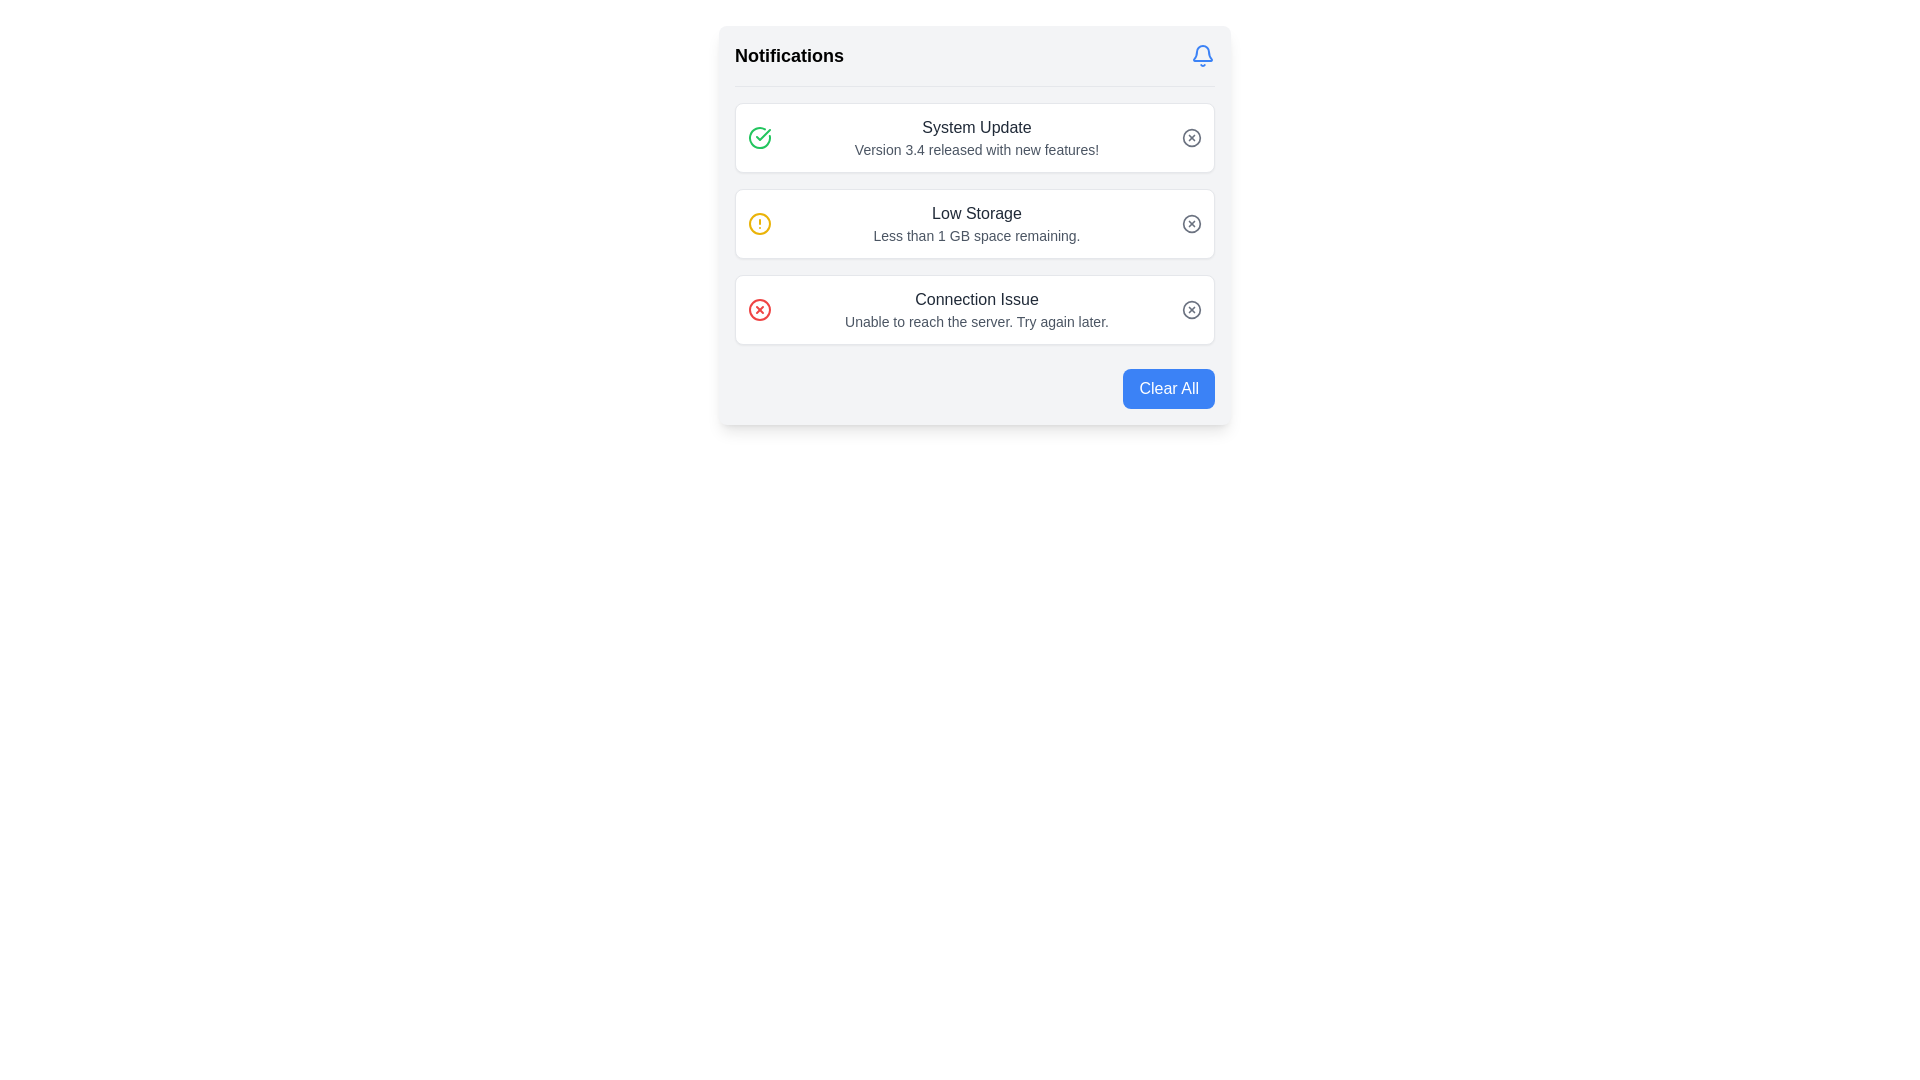 The height and width of the screenshot is (1080, 1920). Describe the element at coordinates (974, 223) in the screenshot. I see `the notification panel that displays 'Low Storage' and the message 'Less than 1 GB space remaining.'` at that location.